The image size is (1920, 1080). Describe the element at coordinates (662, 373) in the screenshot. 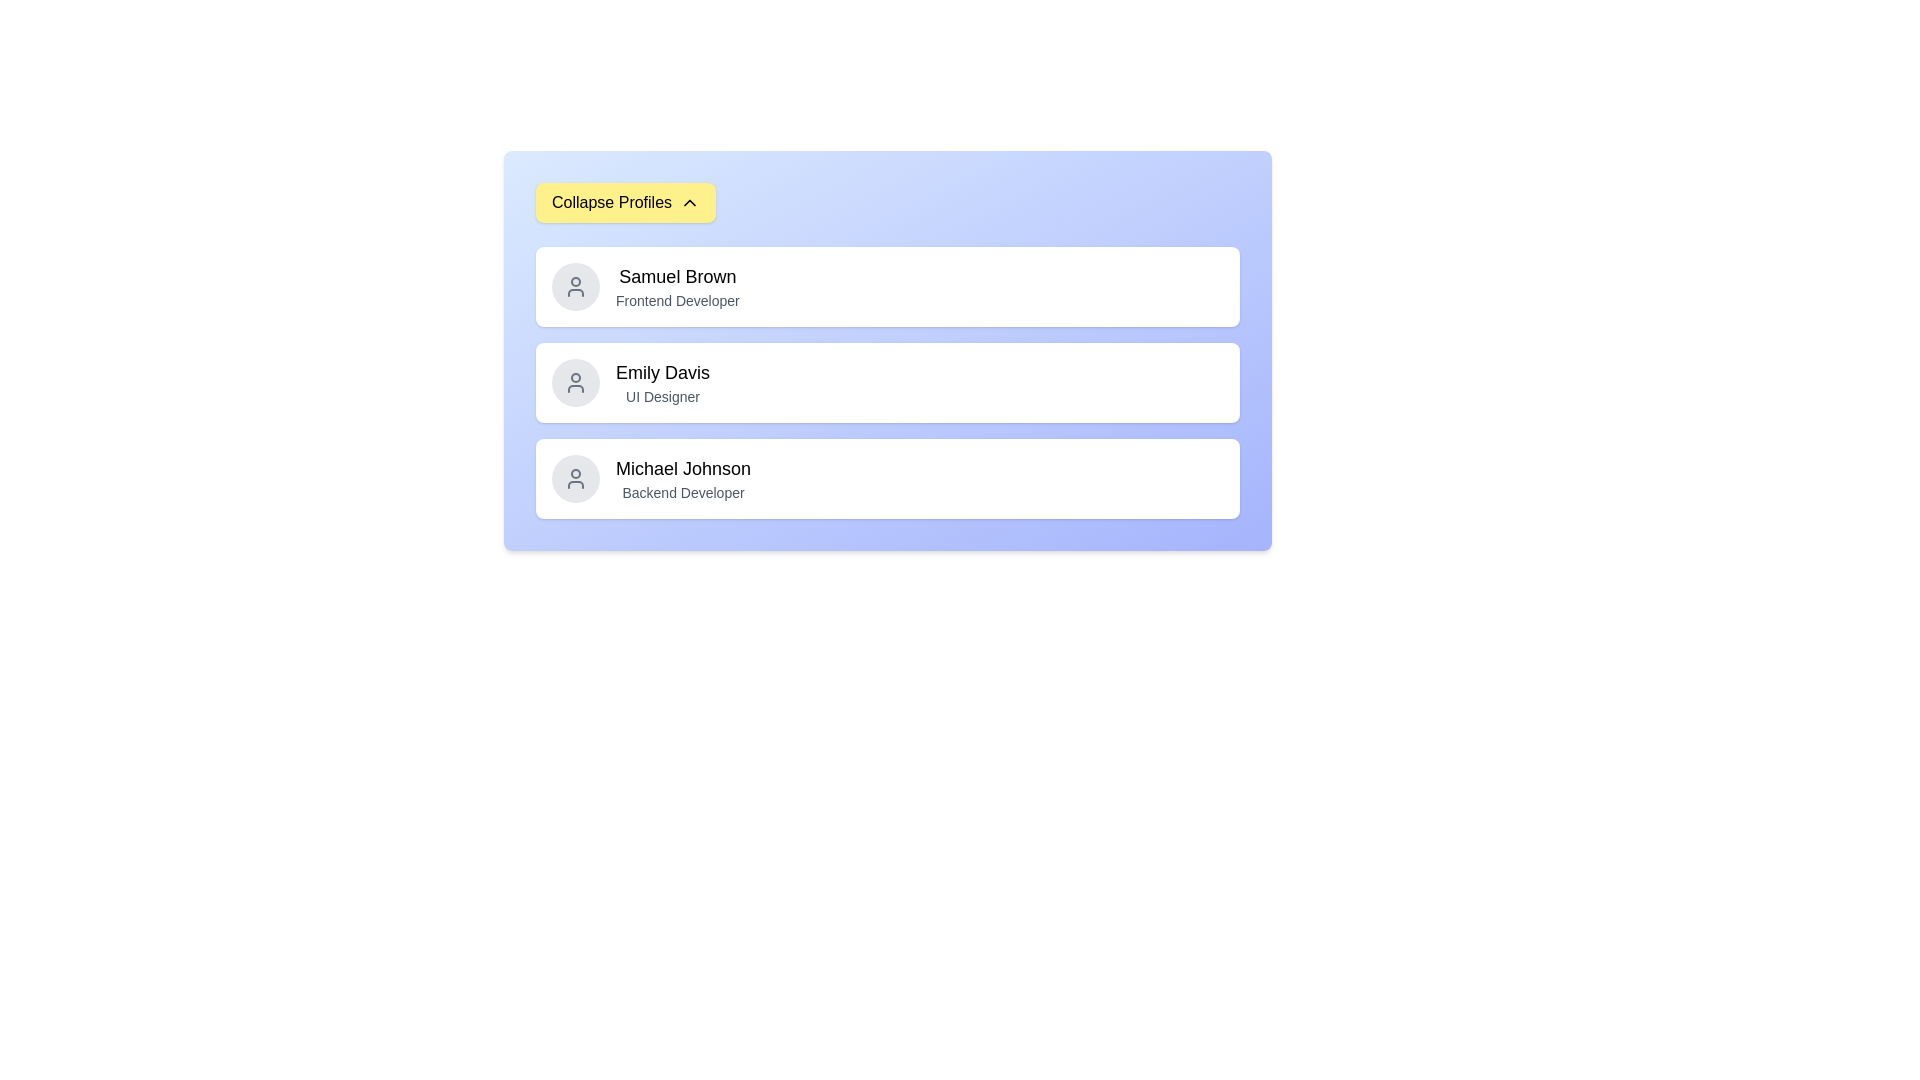

I see `the static text label displaying 'Emily Davis', which is the top text component in the user information card above the label 'UI Designer'` at that location.